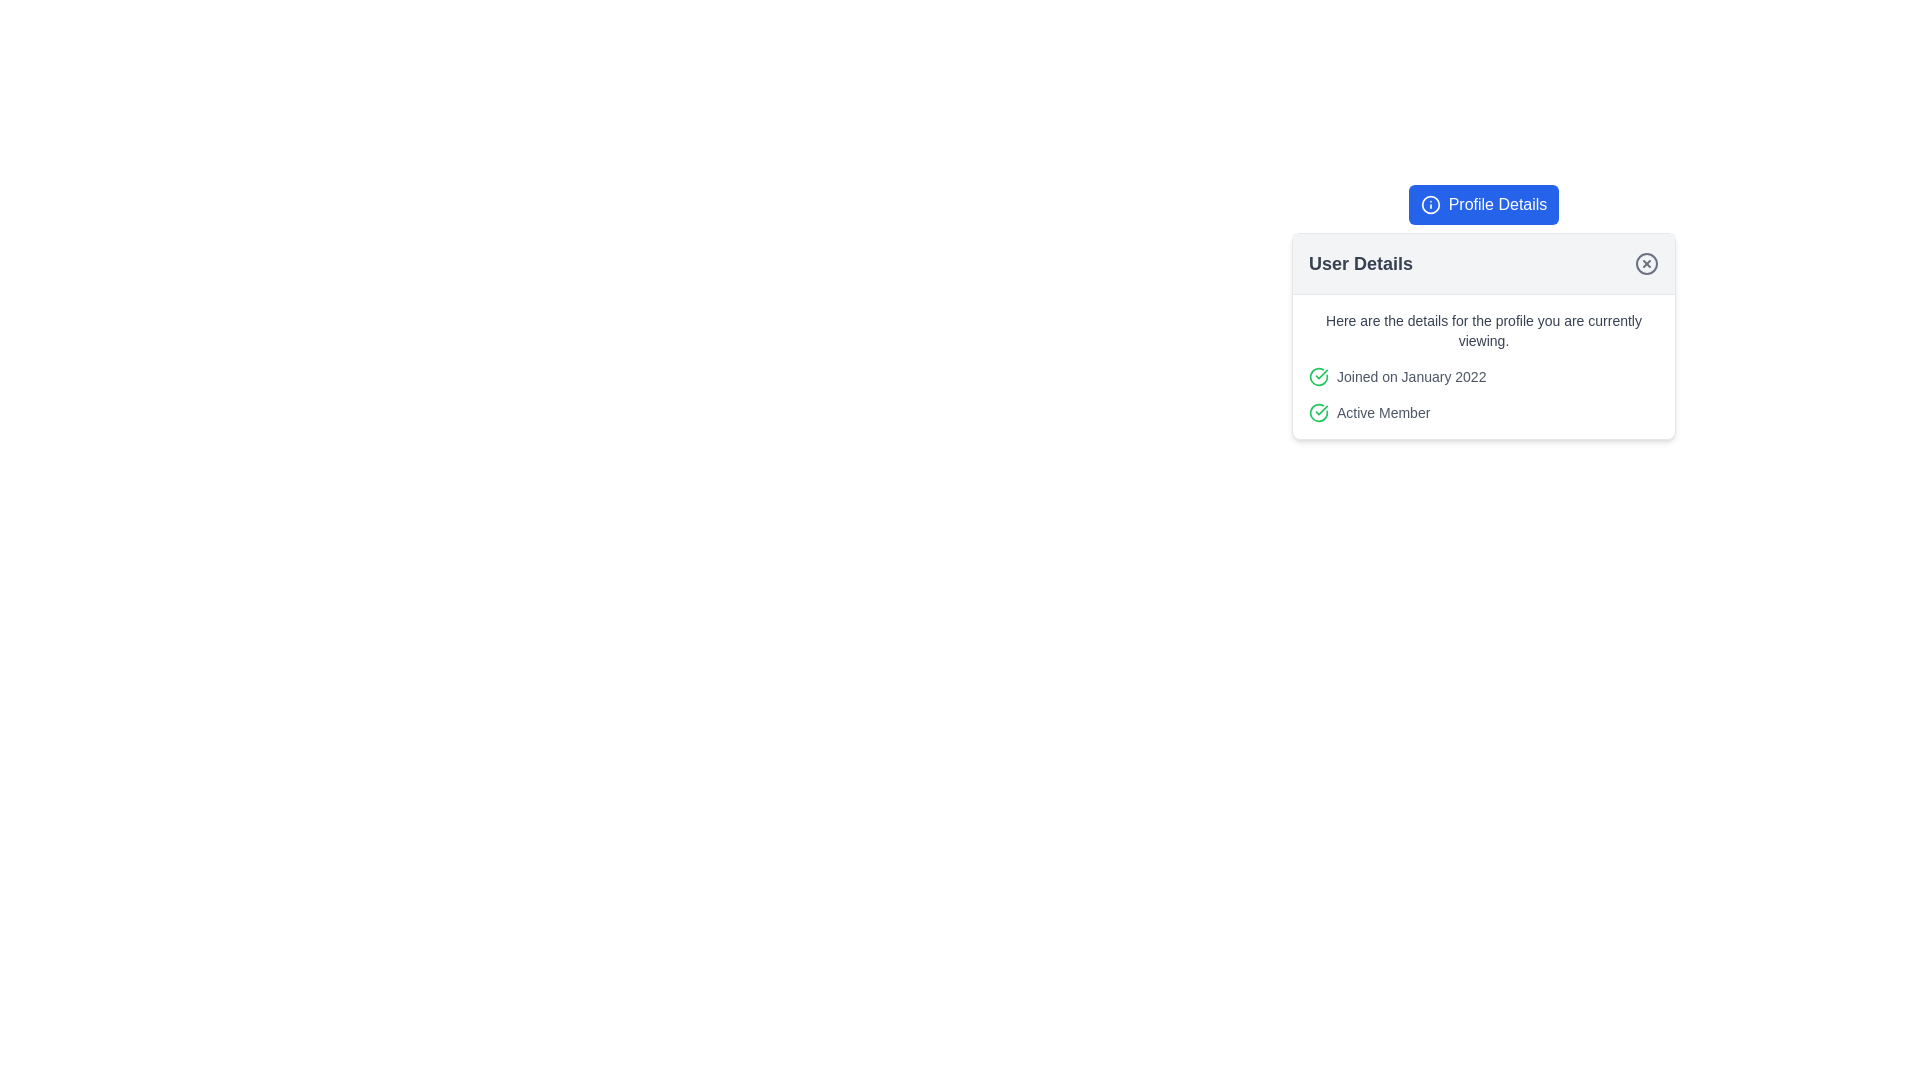  I want to click on the static text header located at the top of the modal, aligned to the left side, indicating the content of the page below, so click(1360, 262).